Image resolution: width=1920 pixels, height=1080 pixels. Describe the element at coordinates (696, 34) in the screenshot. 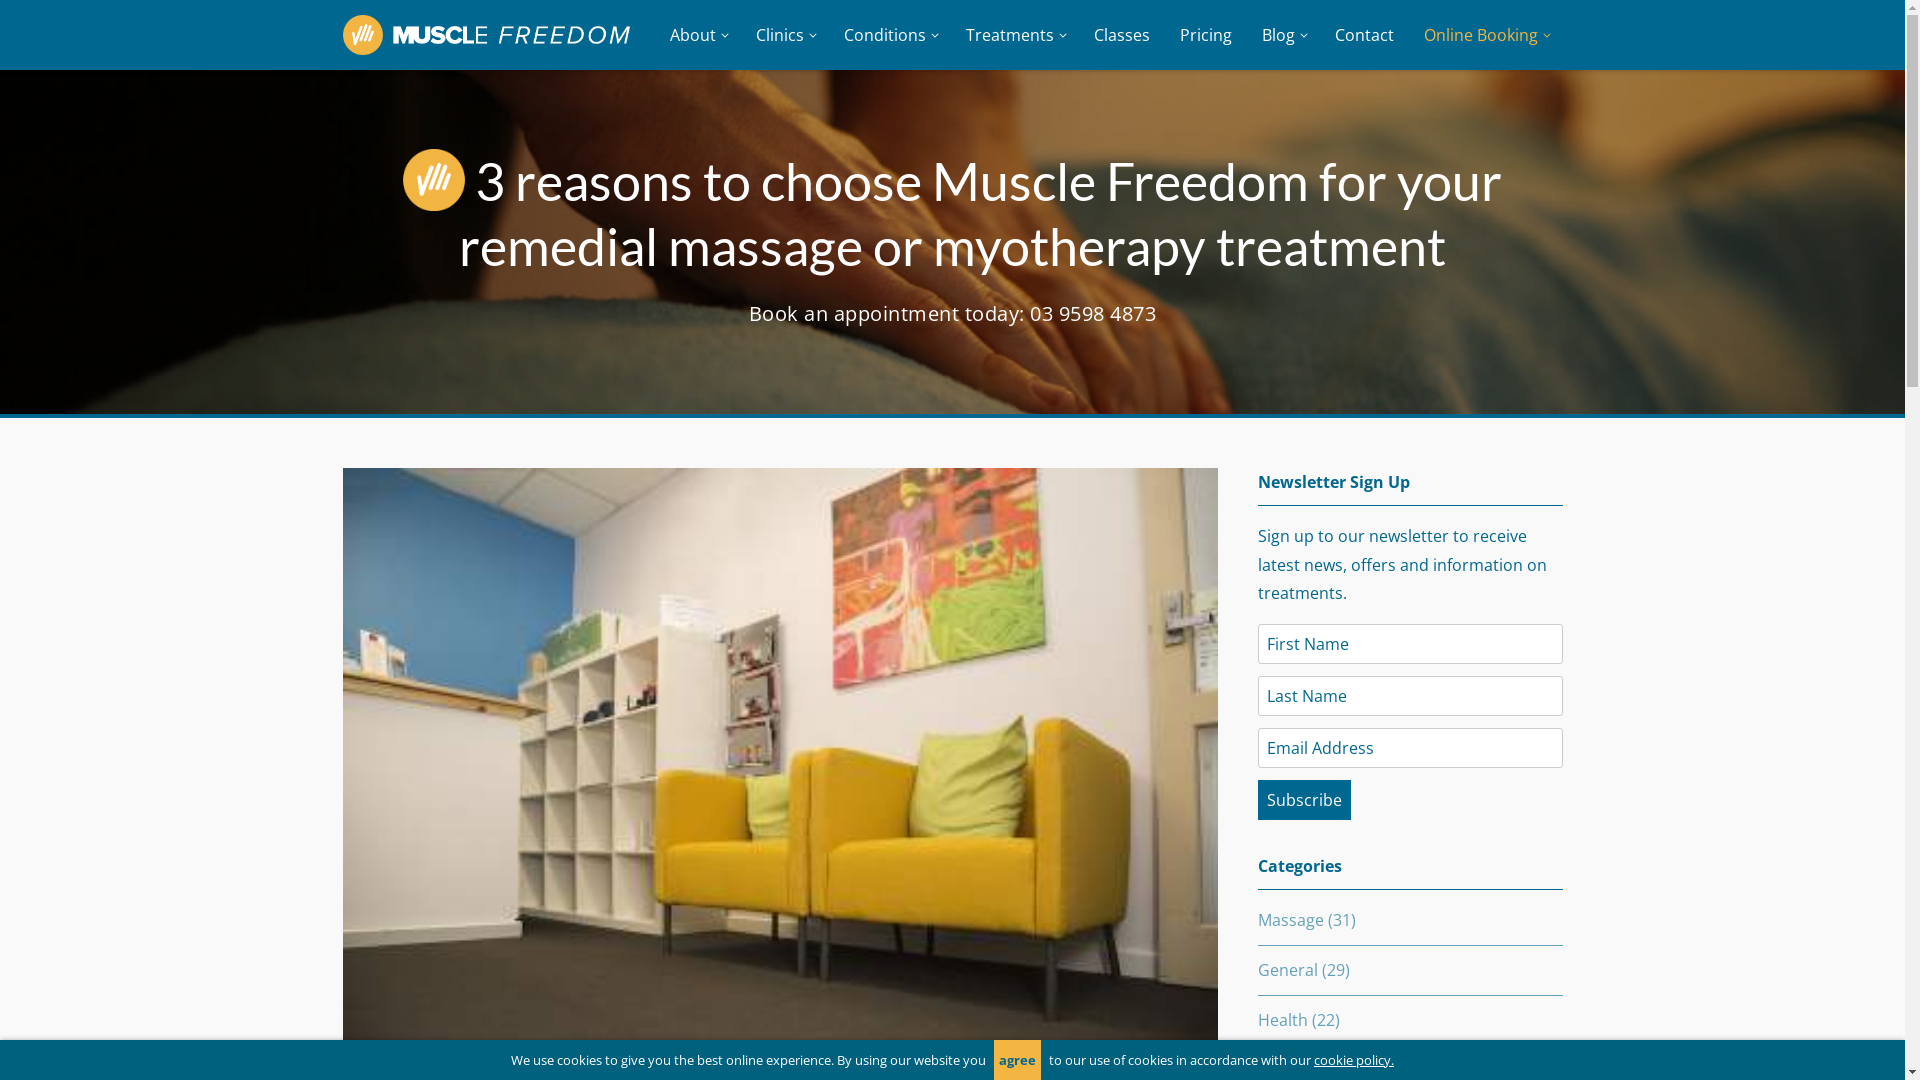

I see `'About'` at that location.